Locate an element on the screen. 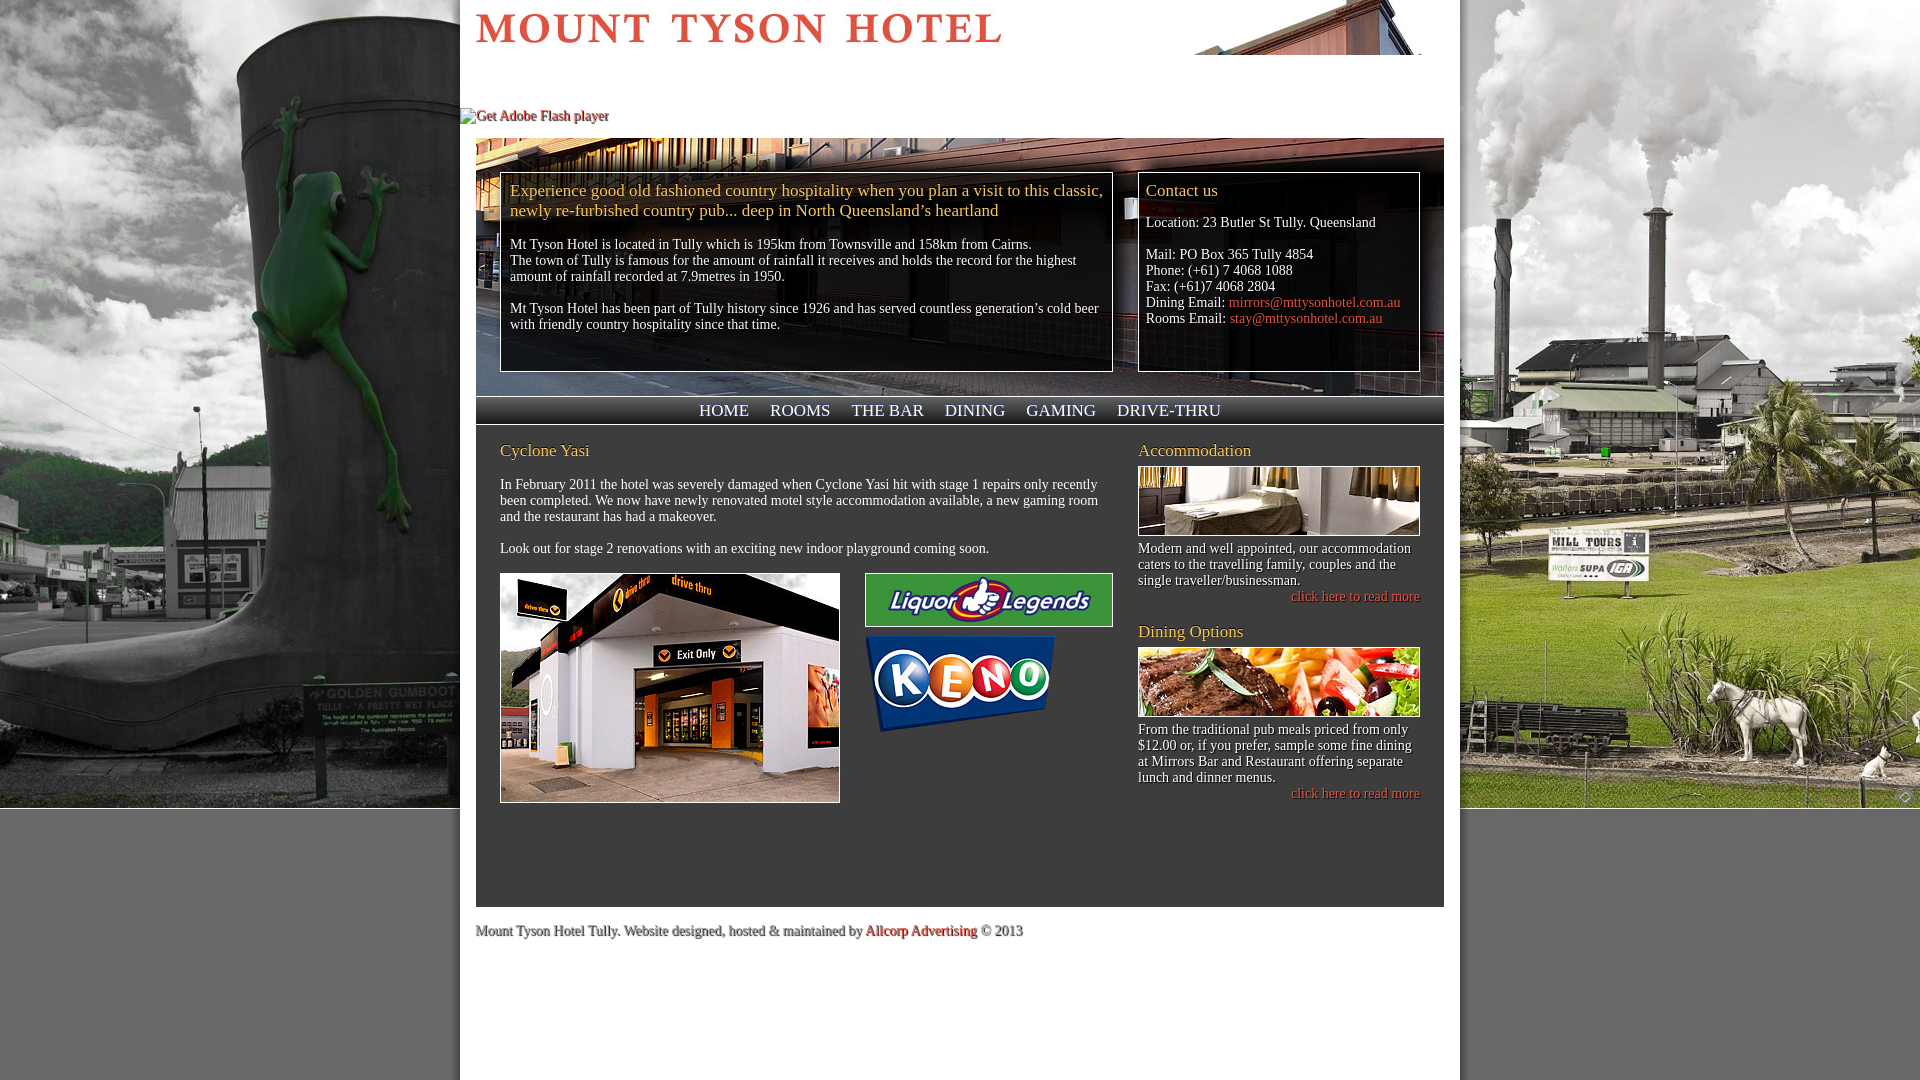  'mirrors@mttysonhotel.com.au' is located at coordinates (1315, 302).